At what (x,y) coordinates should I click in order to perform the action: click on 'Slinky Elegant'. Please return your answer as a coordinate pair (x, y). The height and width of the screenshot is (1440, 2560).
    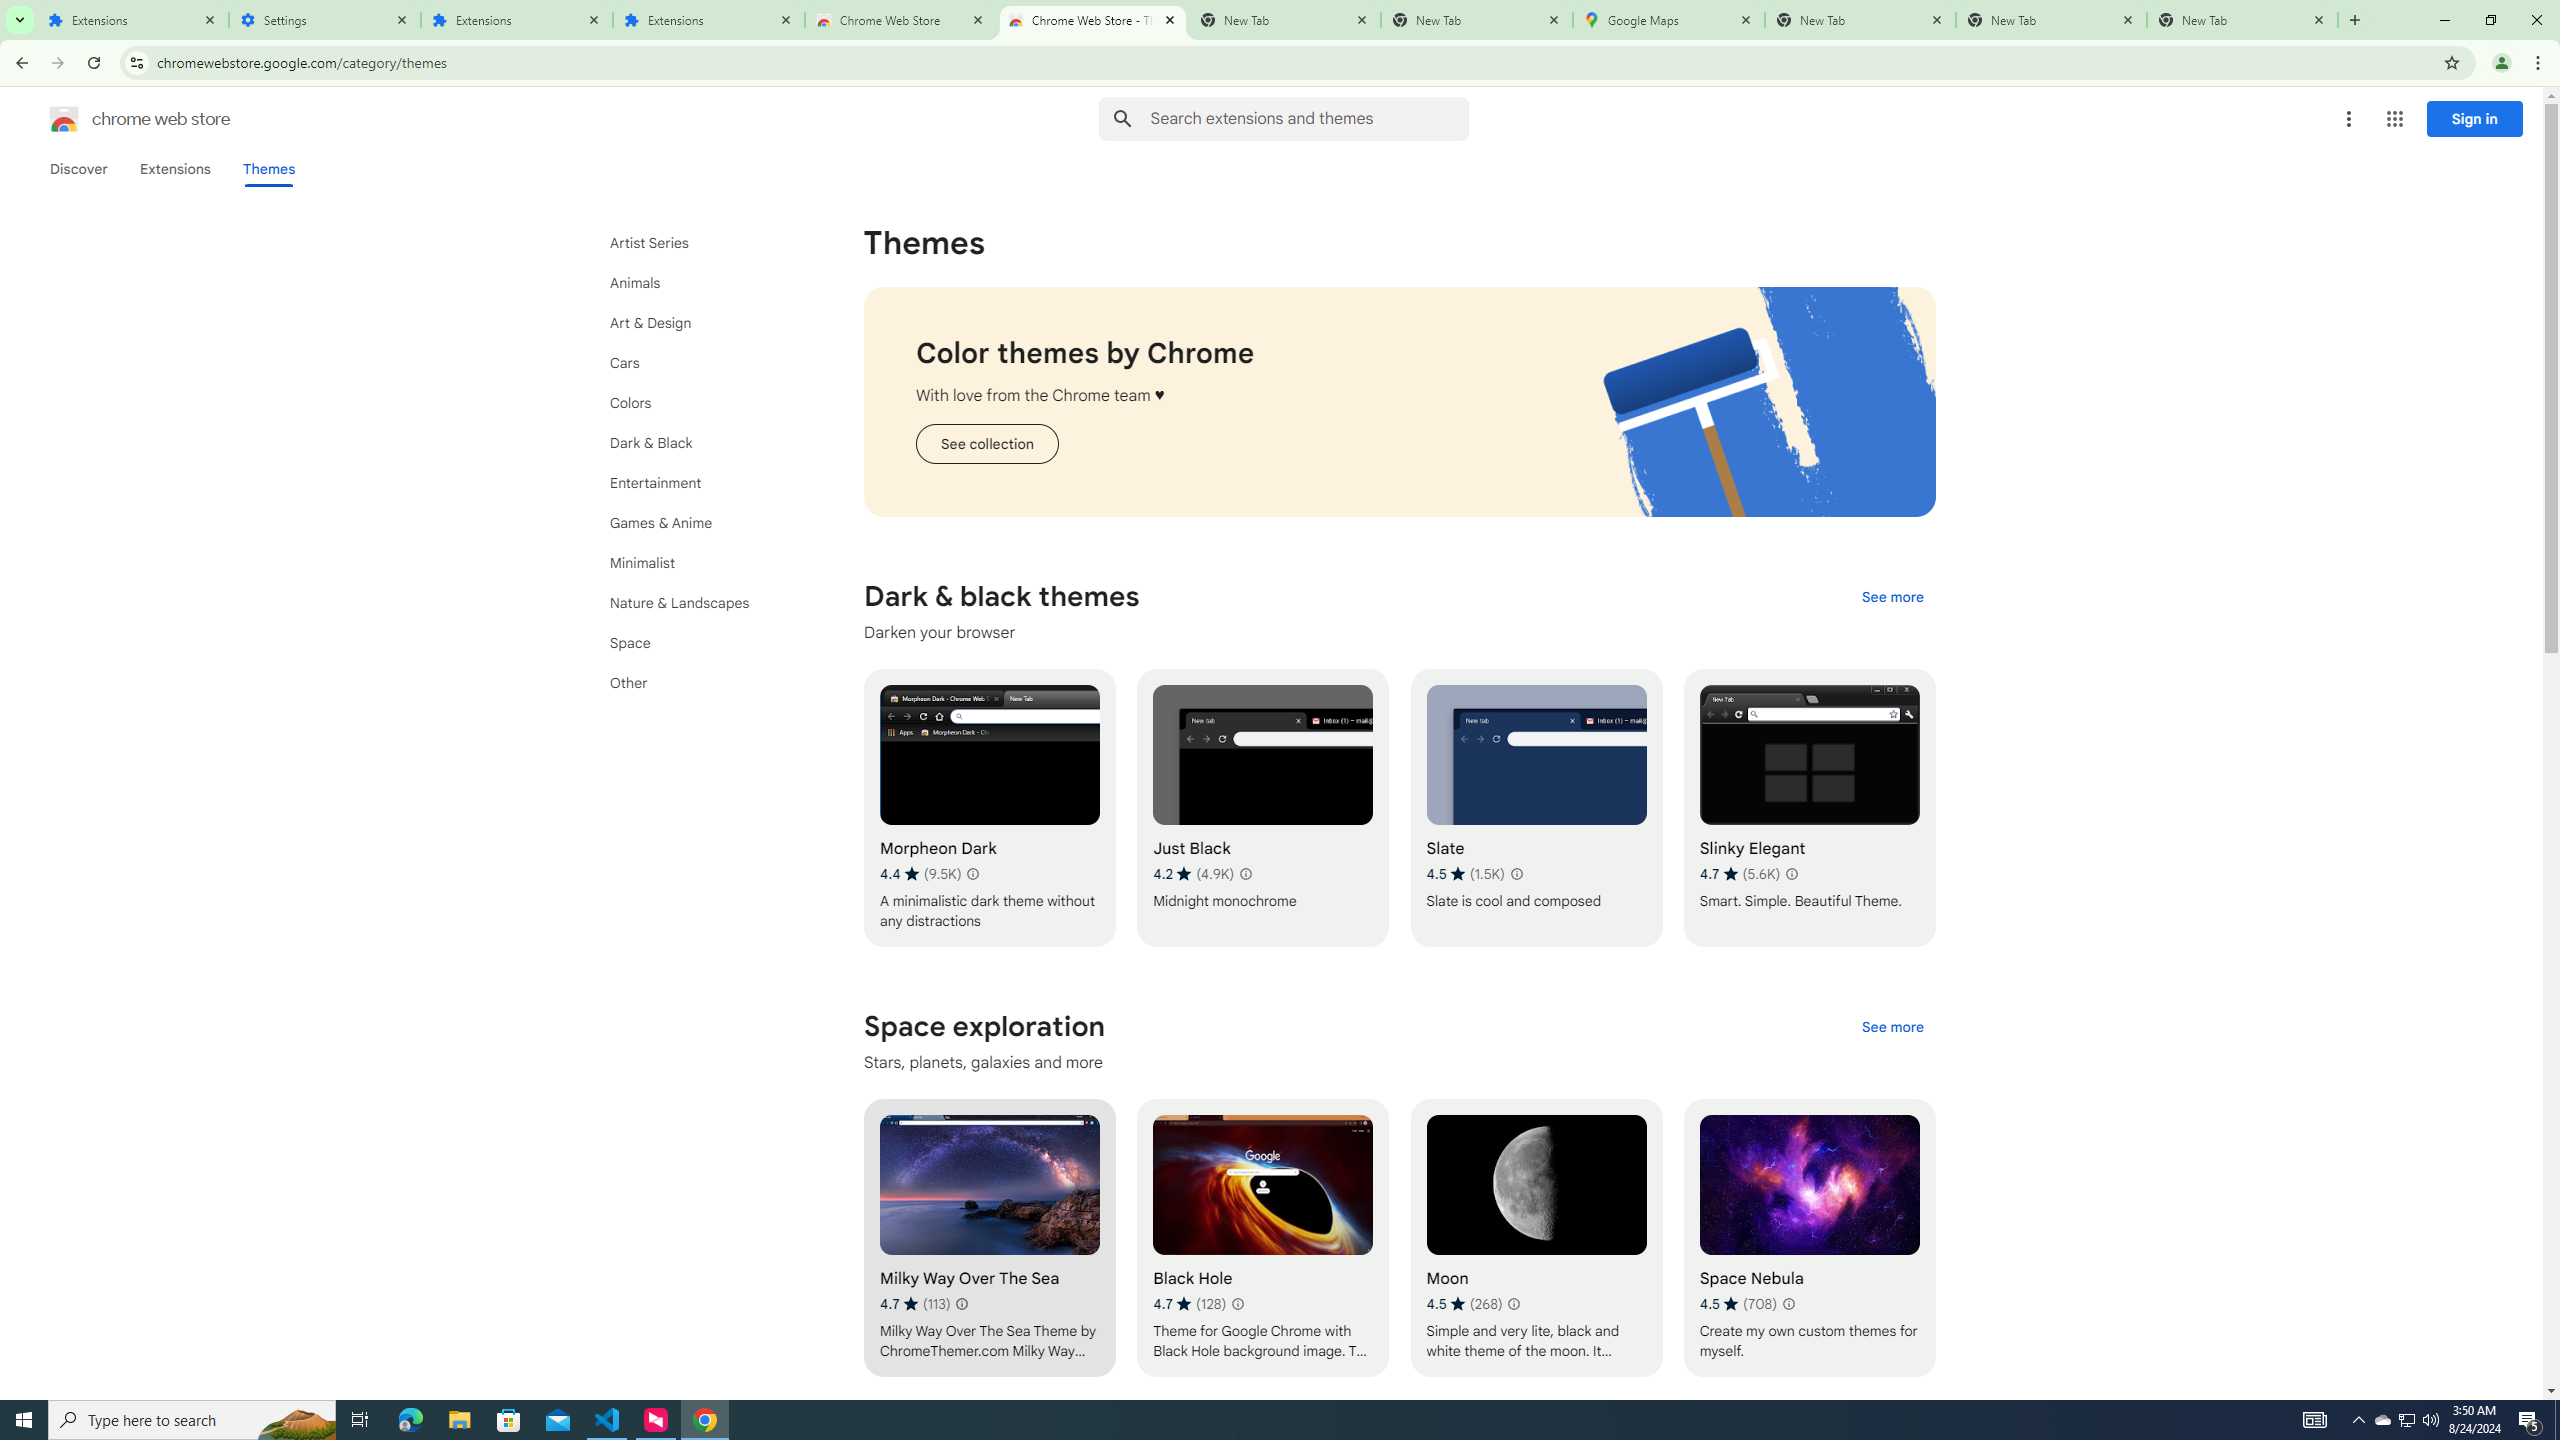
    Looking at the image, I should click on (1807, 808).